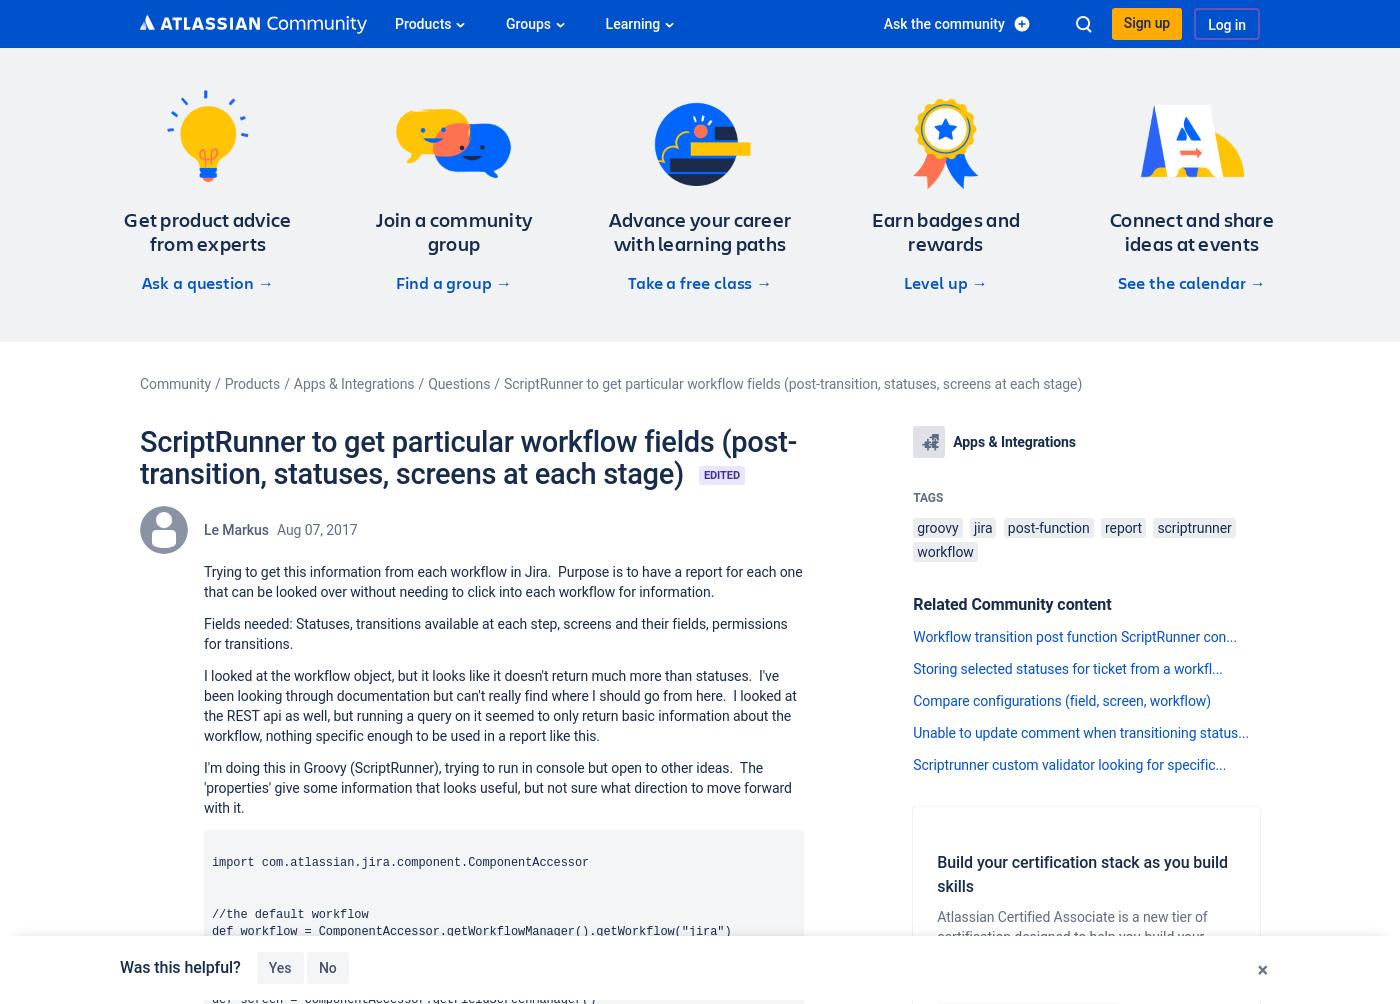  Describe the element at coordinates (721, 474) in the screenshot. I see `'Edited'` at that location.